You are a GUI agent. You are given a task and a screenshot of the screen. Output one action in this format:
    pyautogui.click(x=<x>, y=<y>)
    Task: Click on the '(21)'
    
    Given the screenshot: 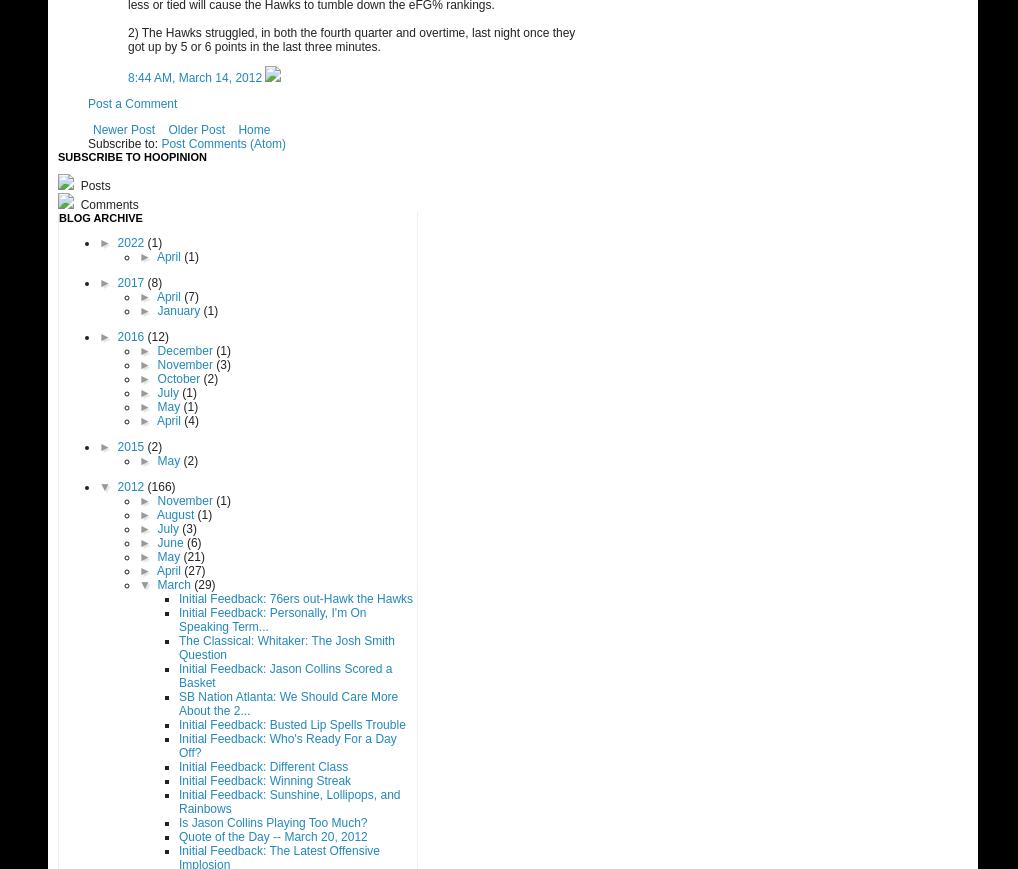 What is the action you would take?
    pyautogui.click(x=193, y=557)
    